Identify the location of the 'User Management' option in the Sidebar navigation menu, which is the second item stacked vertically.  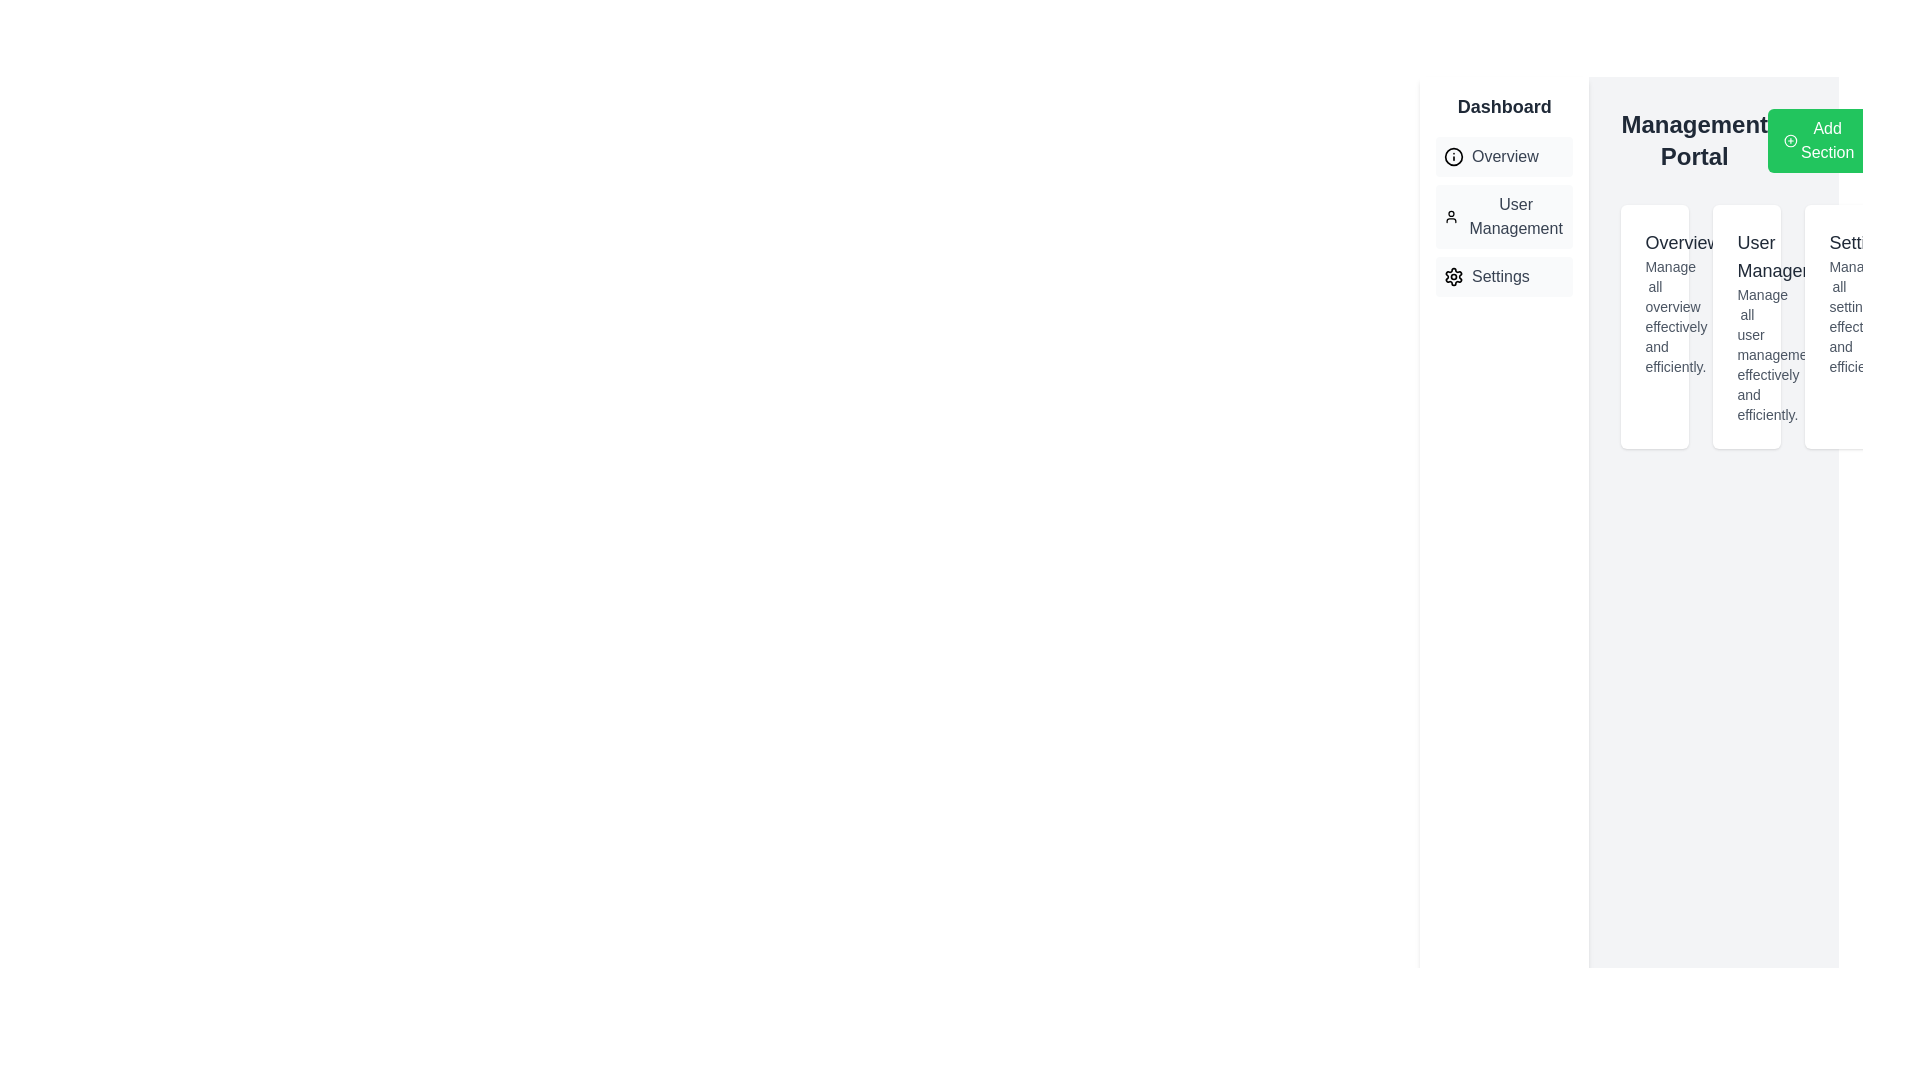
(1504, 216).